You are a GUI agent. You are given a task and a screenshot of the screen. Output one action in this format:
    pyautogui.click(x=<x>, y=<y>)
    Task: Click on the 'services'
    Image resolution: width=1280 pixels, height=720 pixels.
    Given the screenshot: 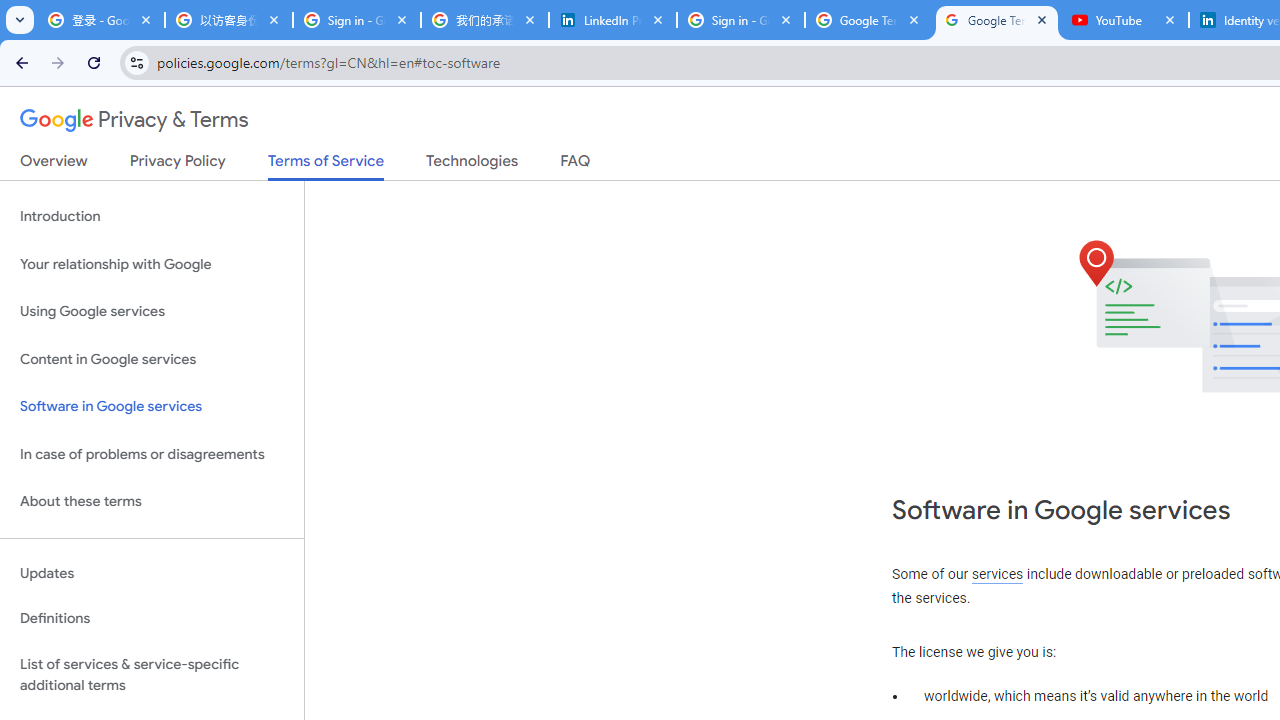 What is the action you would take?
    pyautogui.click(x=997, y=574)
    